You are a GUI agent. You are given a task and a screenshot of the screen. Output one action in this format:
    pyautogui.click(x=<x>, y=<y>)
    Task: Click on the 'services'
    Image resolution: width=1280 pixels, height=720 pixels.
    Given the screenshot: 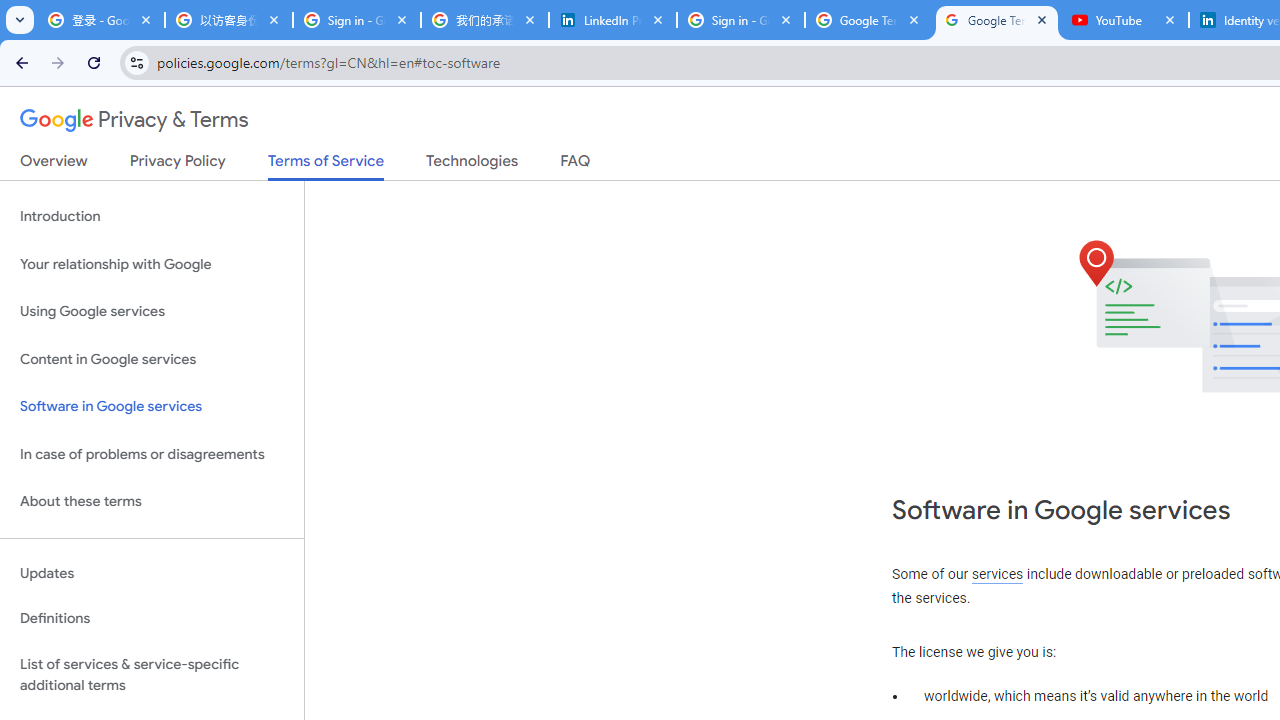 What is the action you would take?
    pyautogui.click(x=997, y=574)
    